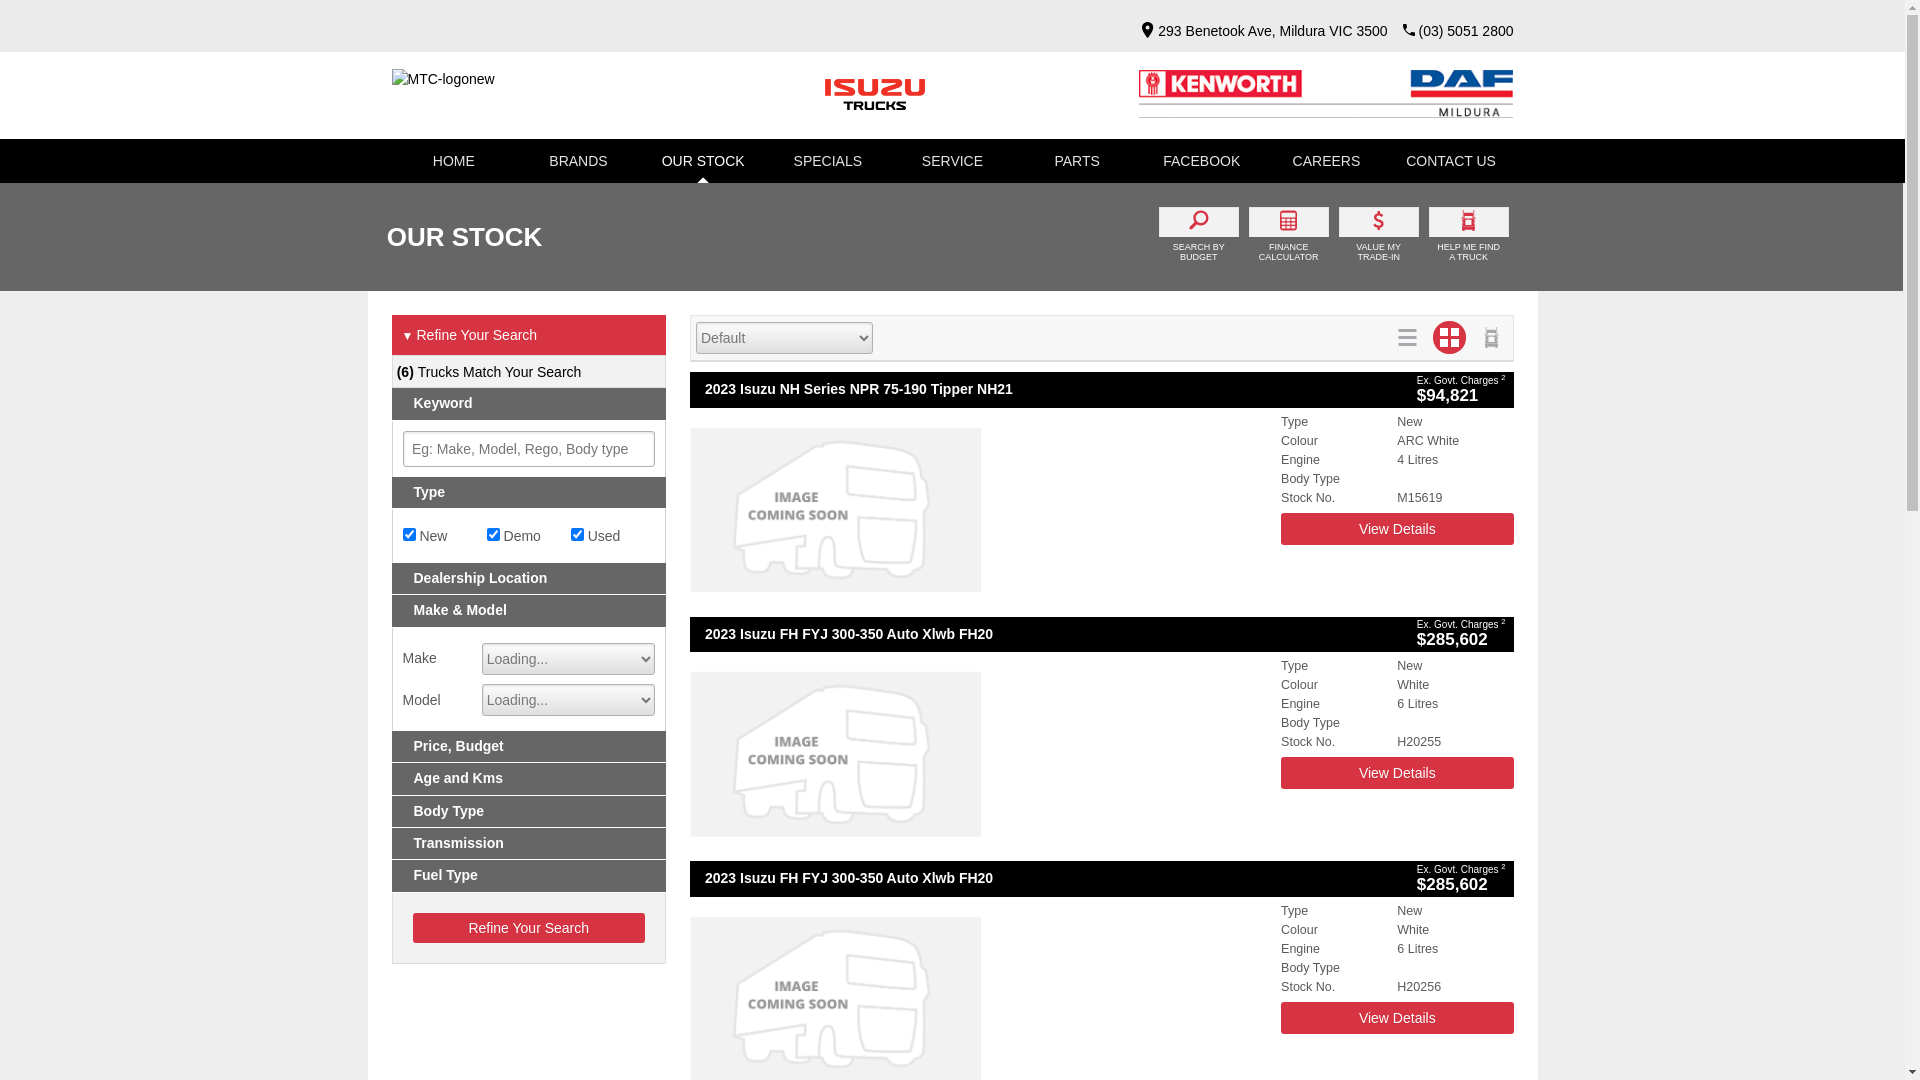  What do you see at coordinates (453, 160) in the screenshot?
I see `'HOME'` at bounding box center [453, 160].